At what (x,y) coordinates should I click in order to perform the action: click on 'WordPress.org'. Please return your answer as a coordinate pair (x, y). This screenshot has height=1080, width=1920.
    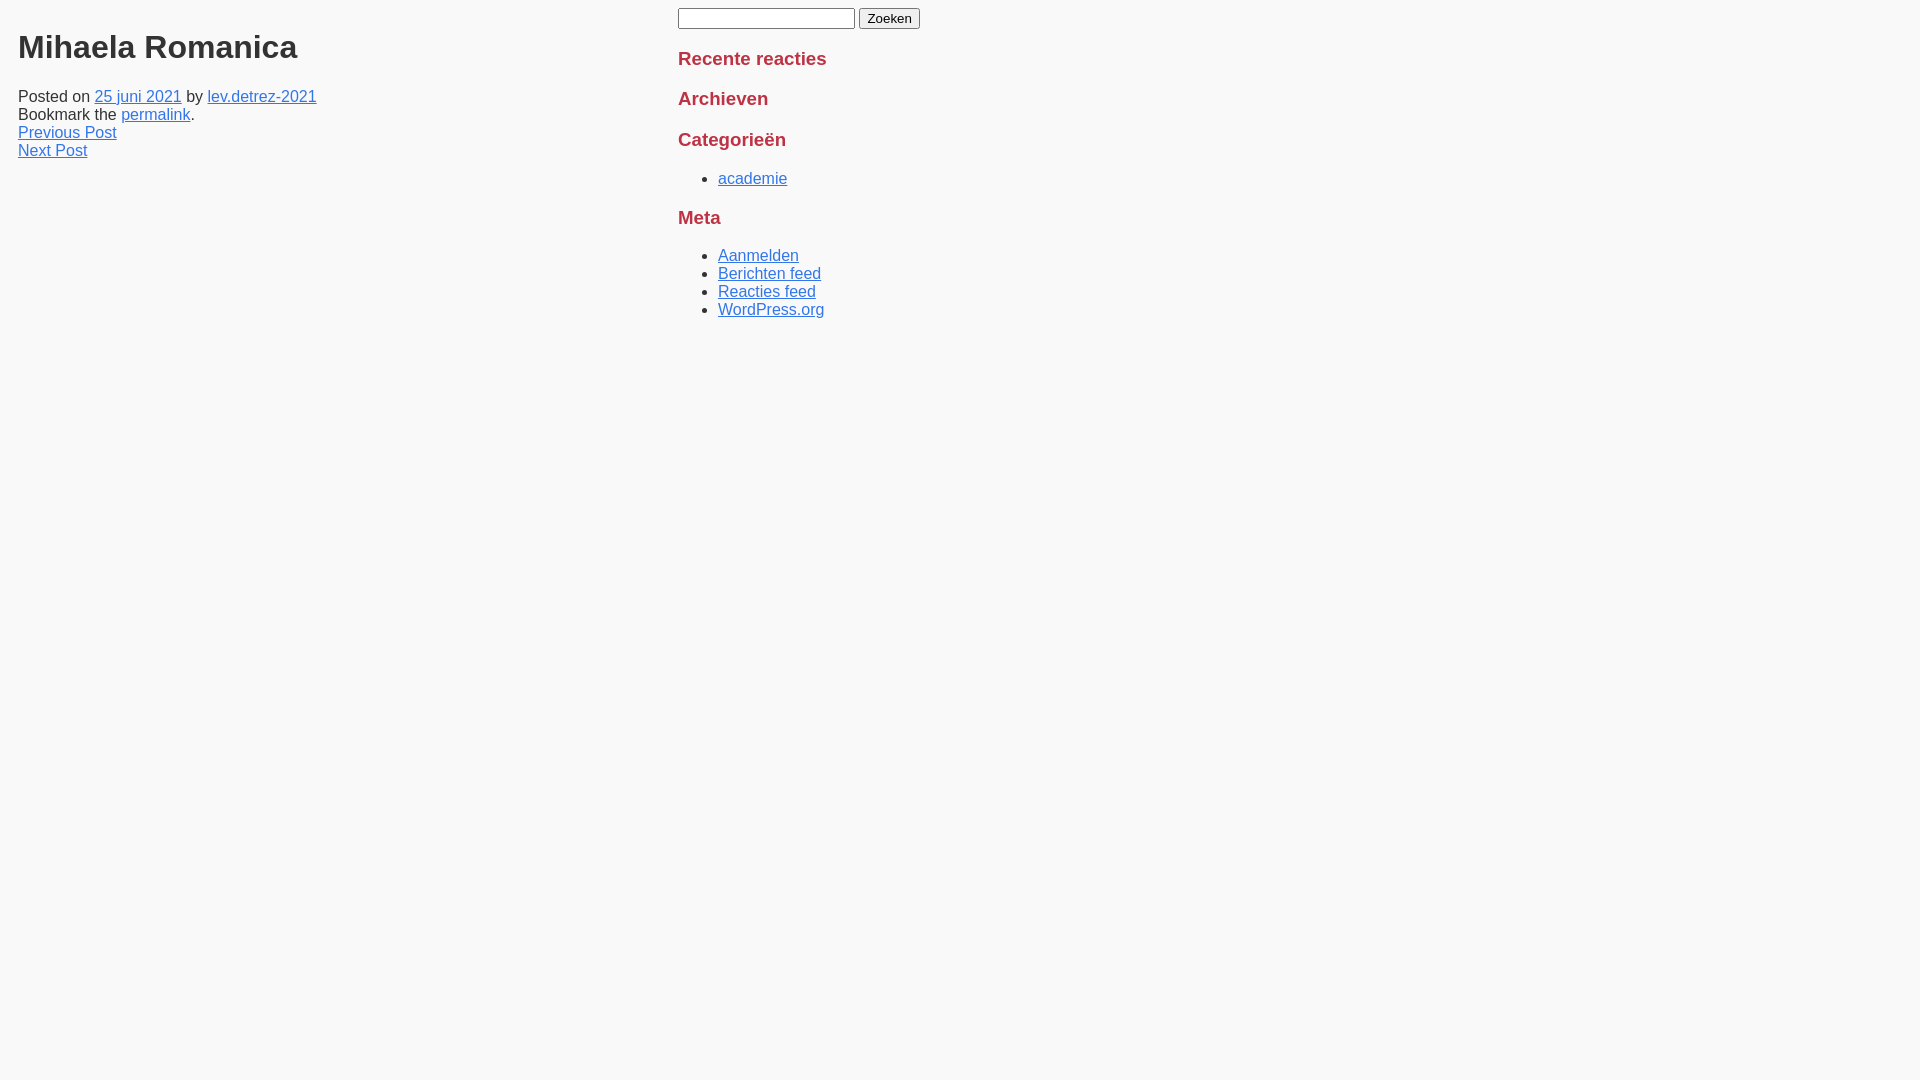
    Looking at the image, I should click on (770, 309).